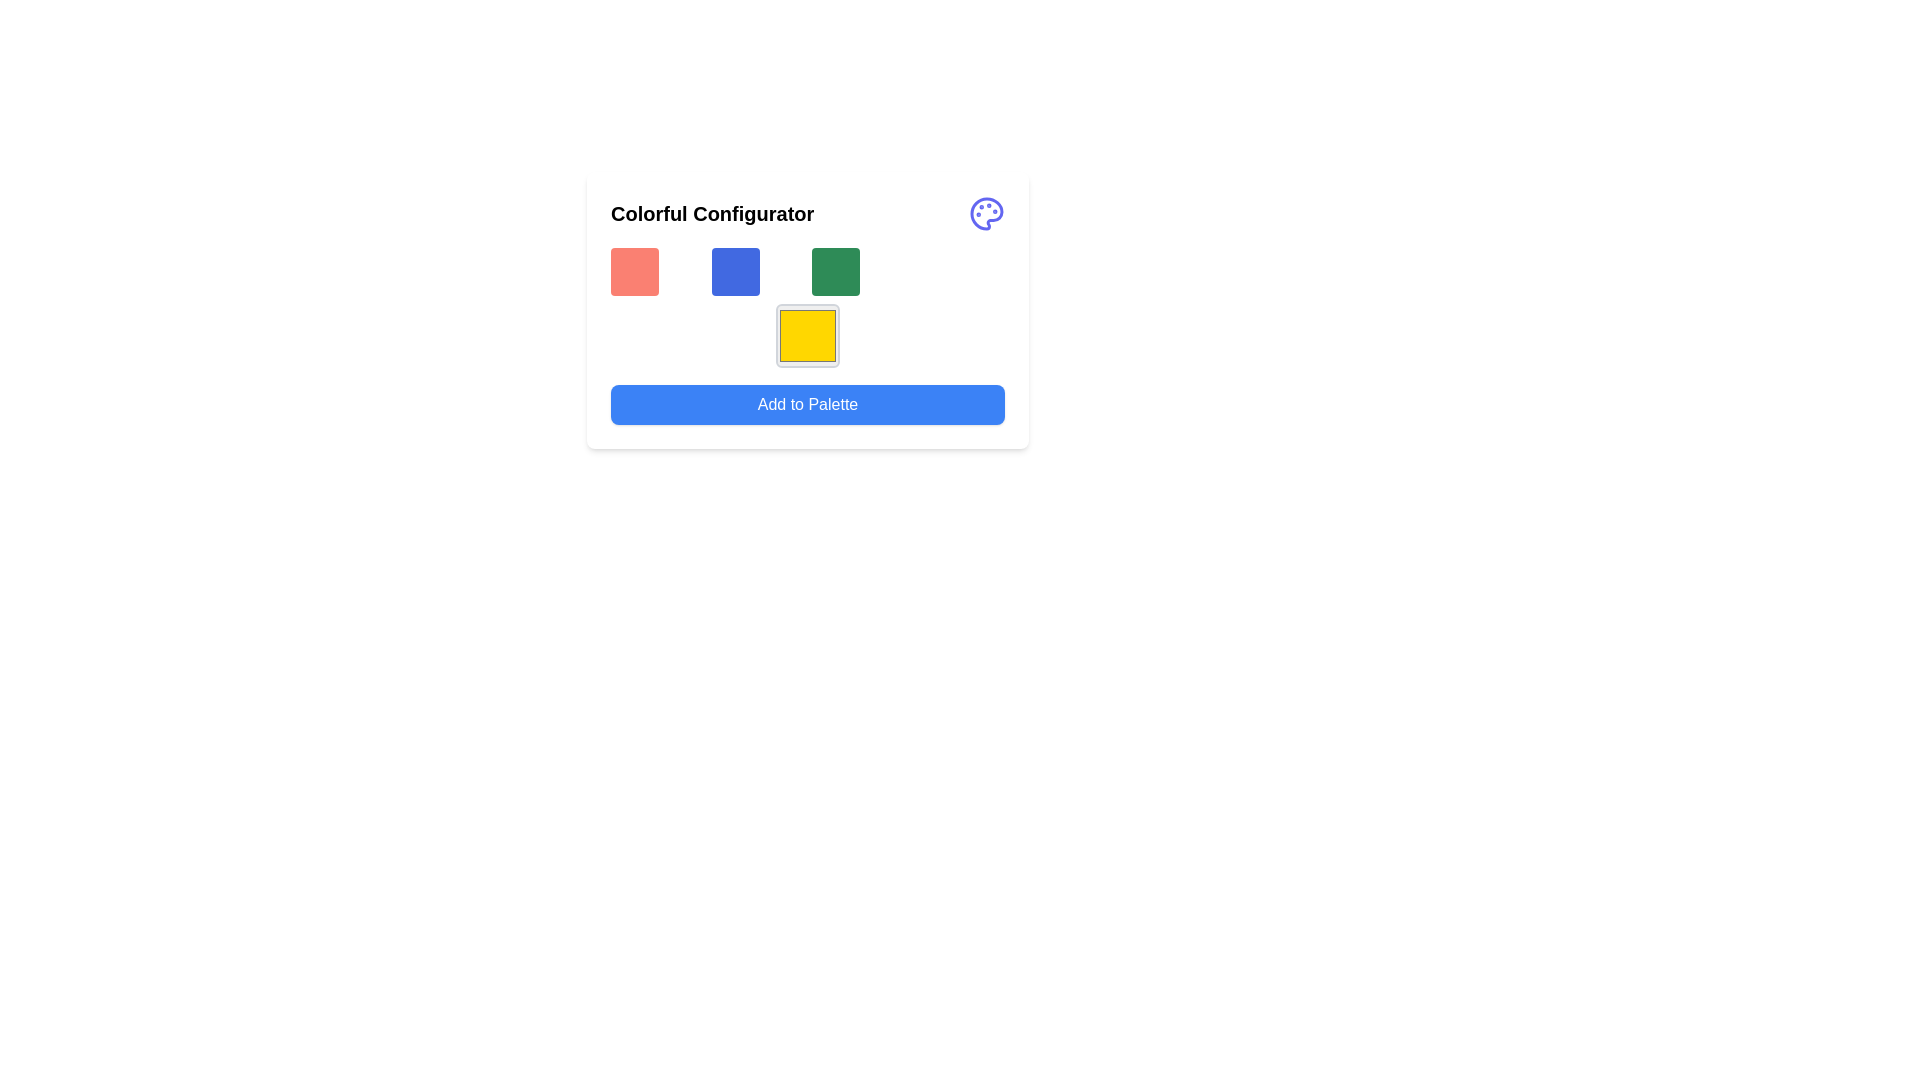 The width and height of the screenshot is (1920, 1080). I want to click on the green square with rounded corners, which is the third square in a horizontally aligned grid of four squares, so click(835, 272).